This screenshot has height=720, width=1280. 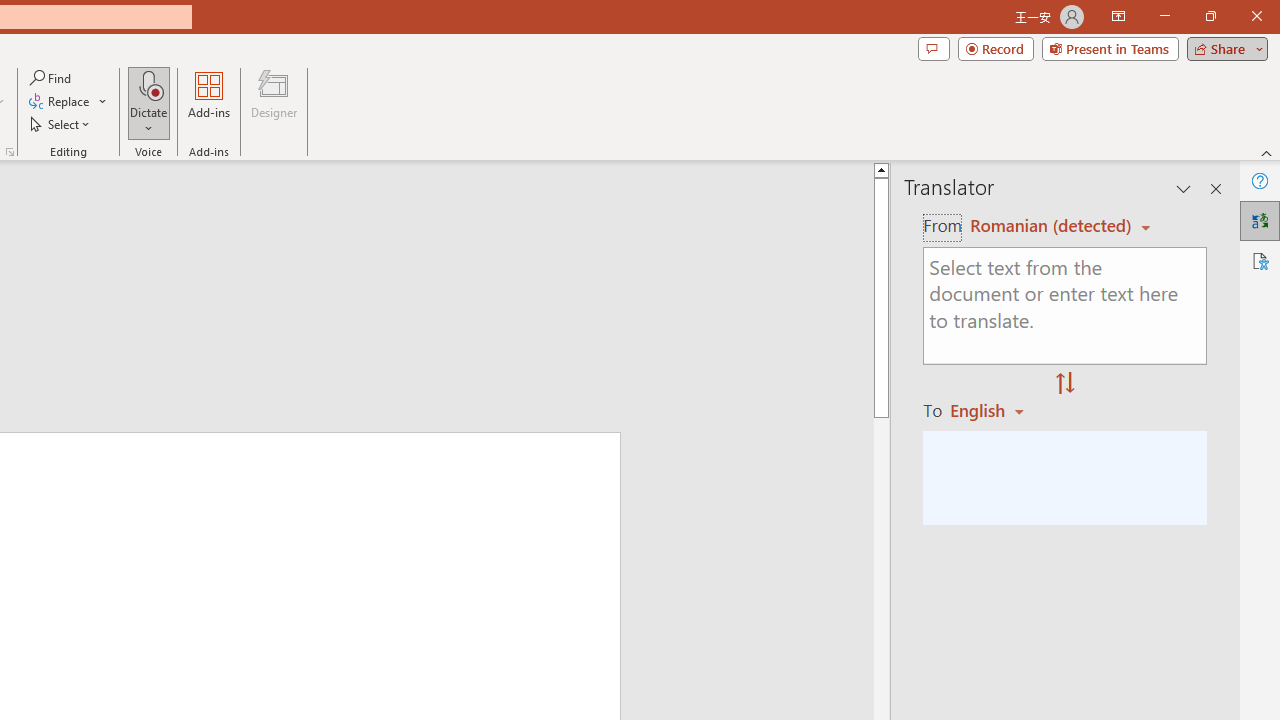 I want to click on 'Dictate', so click(x=148, y=84).